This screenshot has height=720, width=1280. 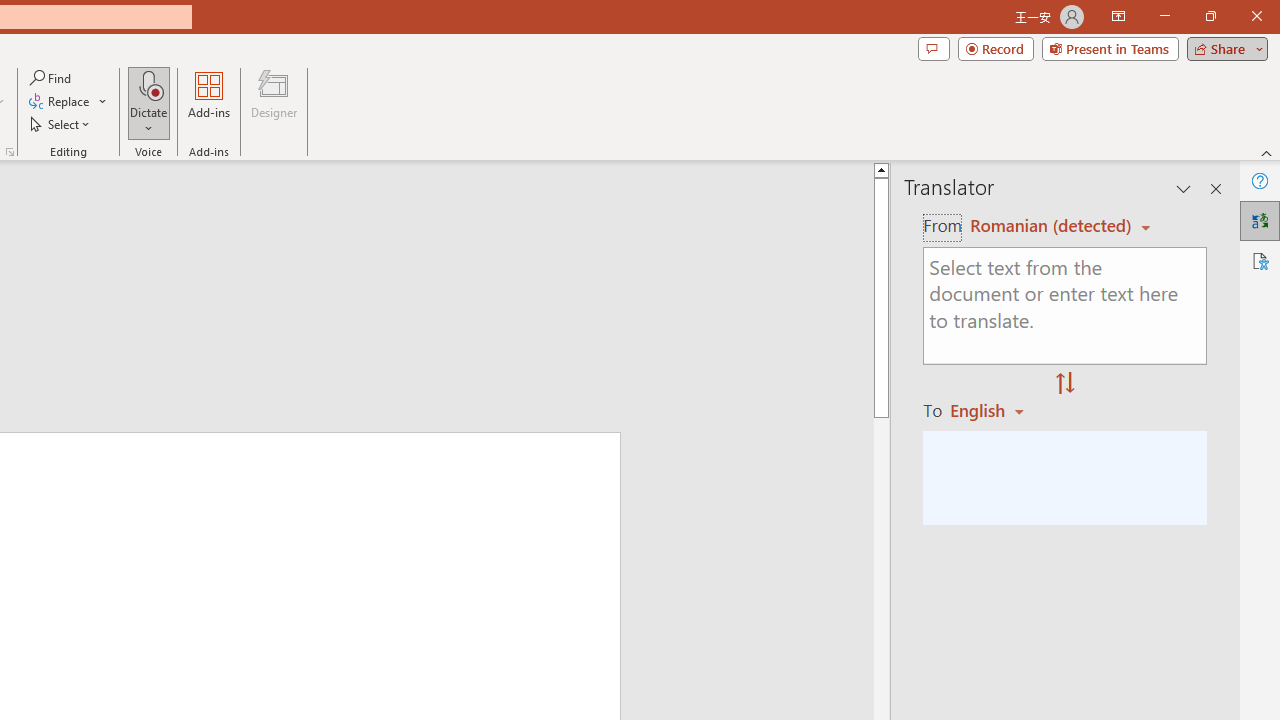 I want to click on 'Dictate', so click(x=148, y=84).